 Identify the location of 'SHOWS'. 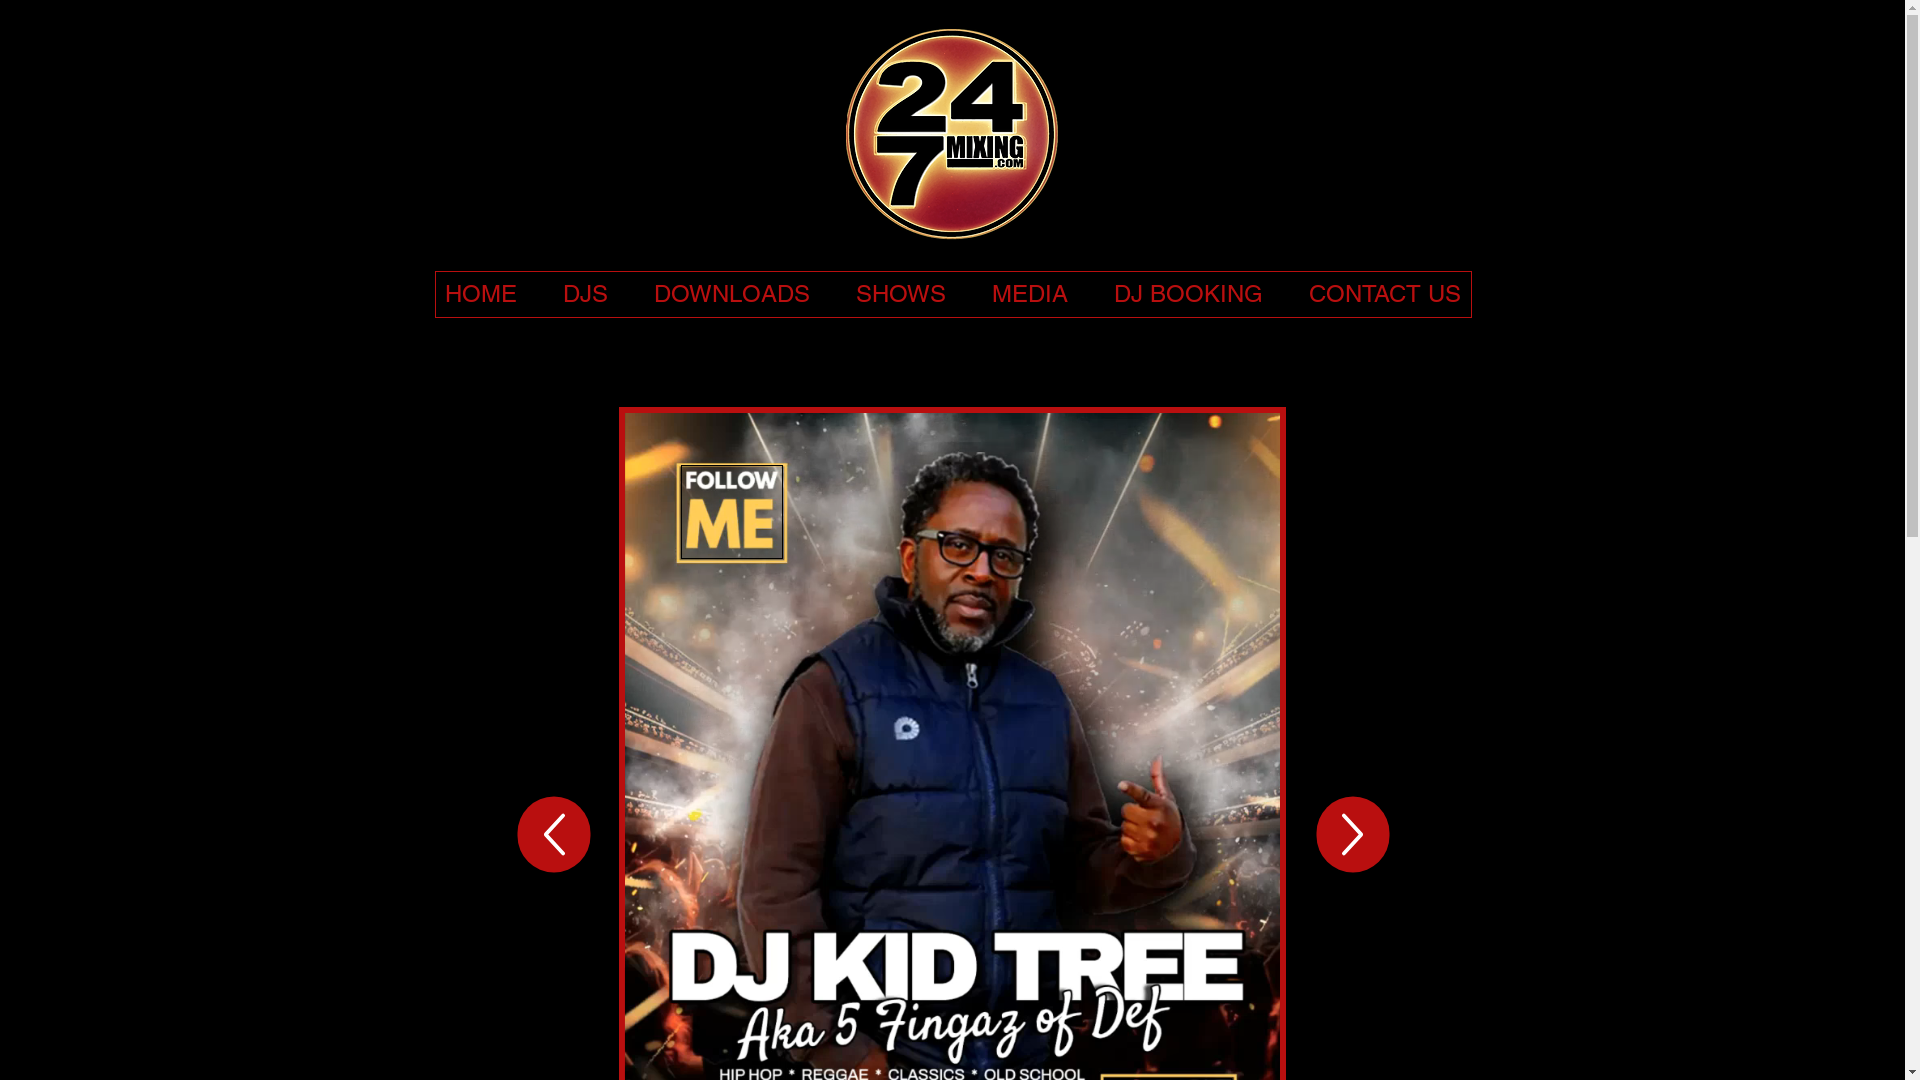
(900, 293).